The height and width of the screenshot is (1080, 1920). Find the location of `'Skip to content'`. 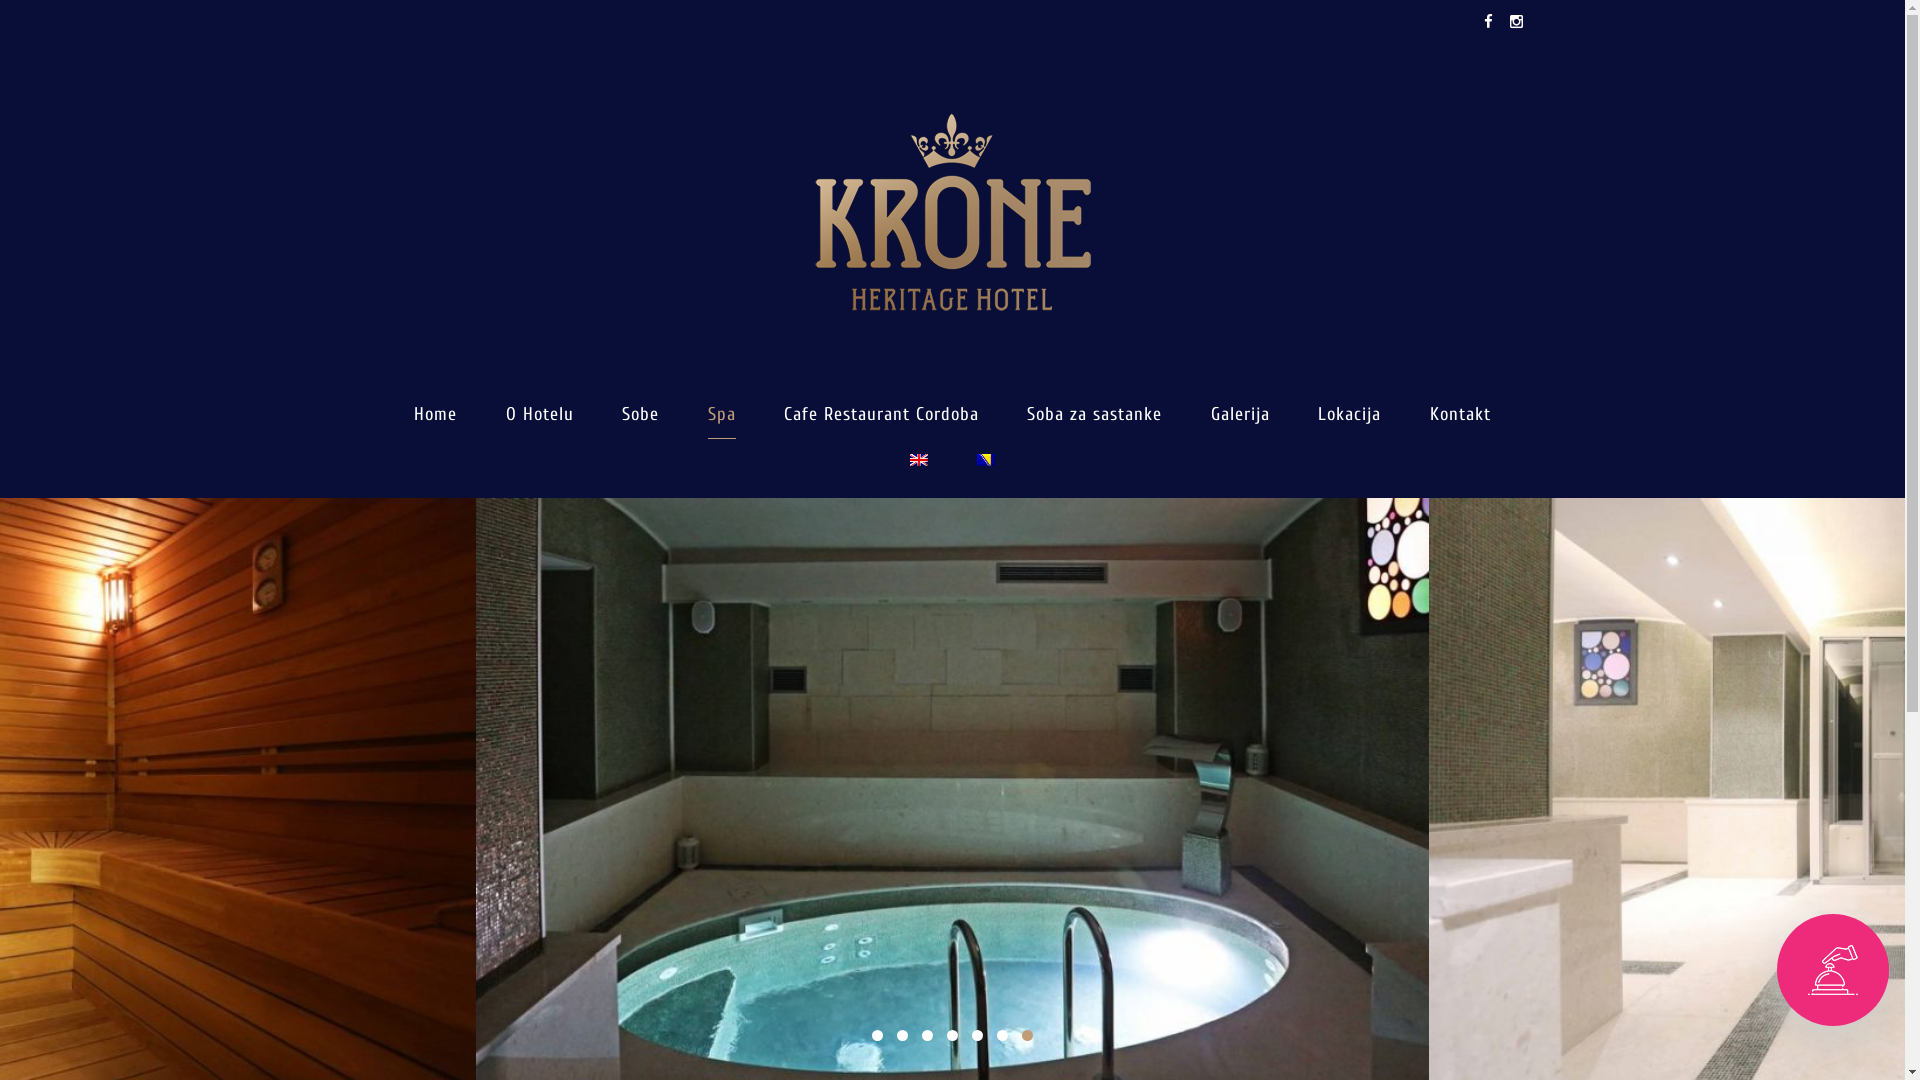

'Skip to content' is located at coordinates (0, 0).